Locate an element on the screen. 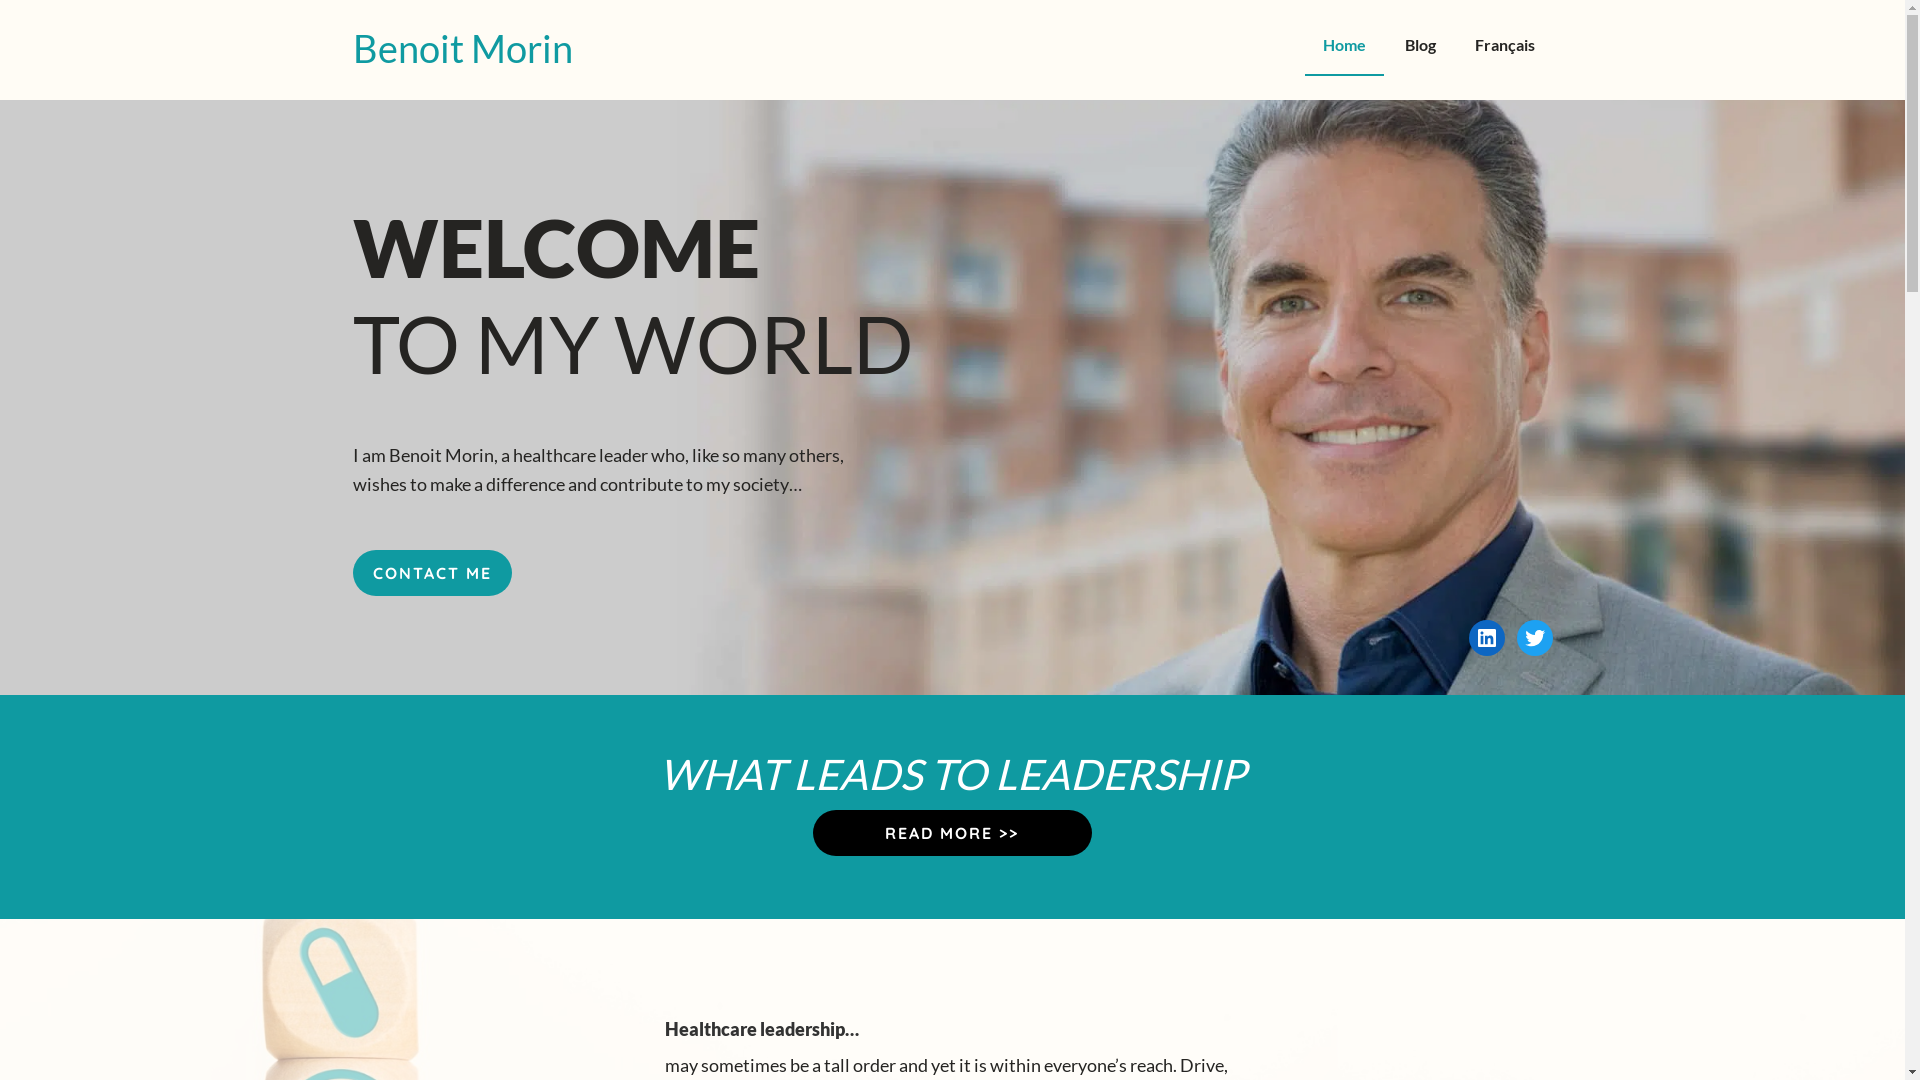 The width and height of the screenshot is (1920, 1080). 'READ MORE >>' is located at coordinates (951, 833).